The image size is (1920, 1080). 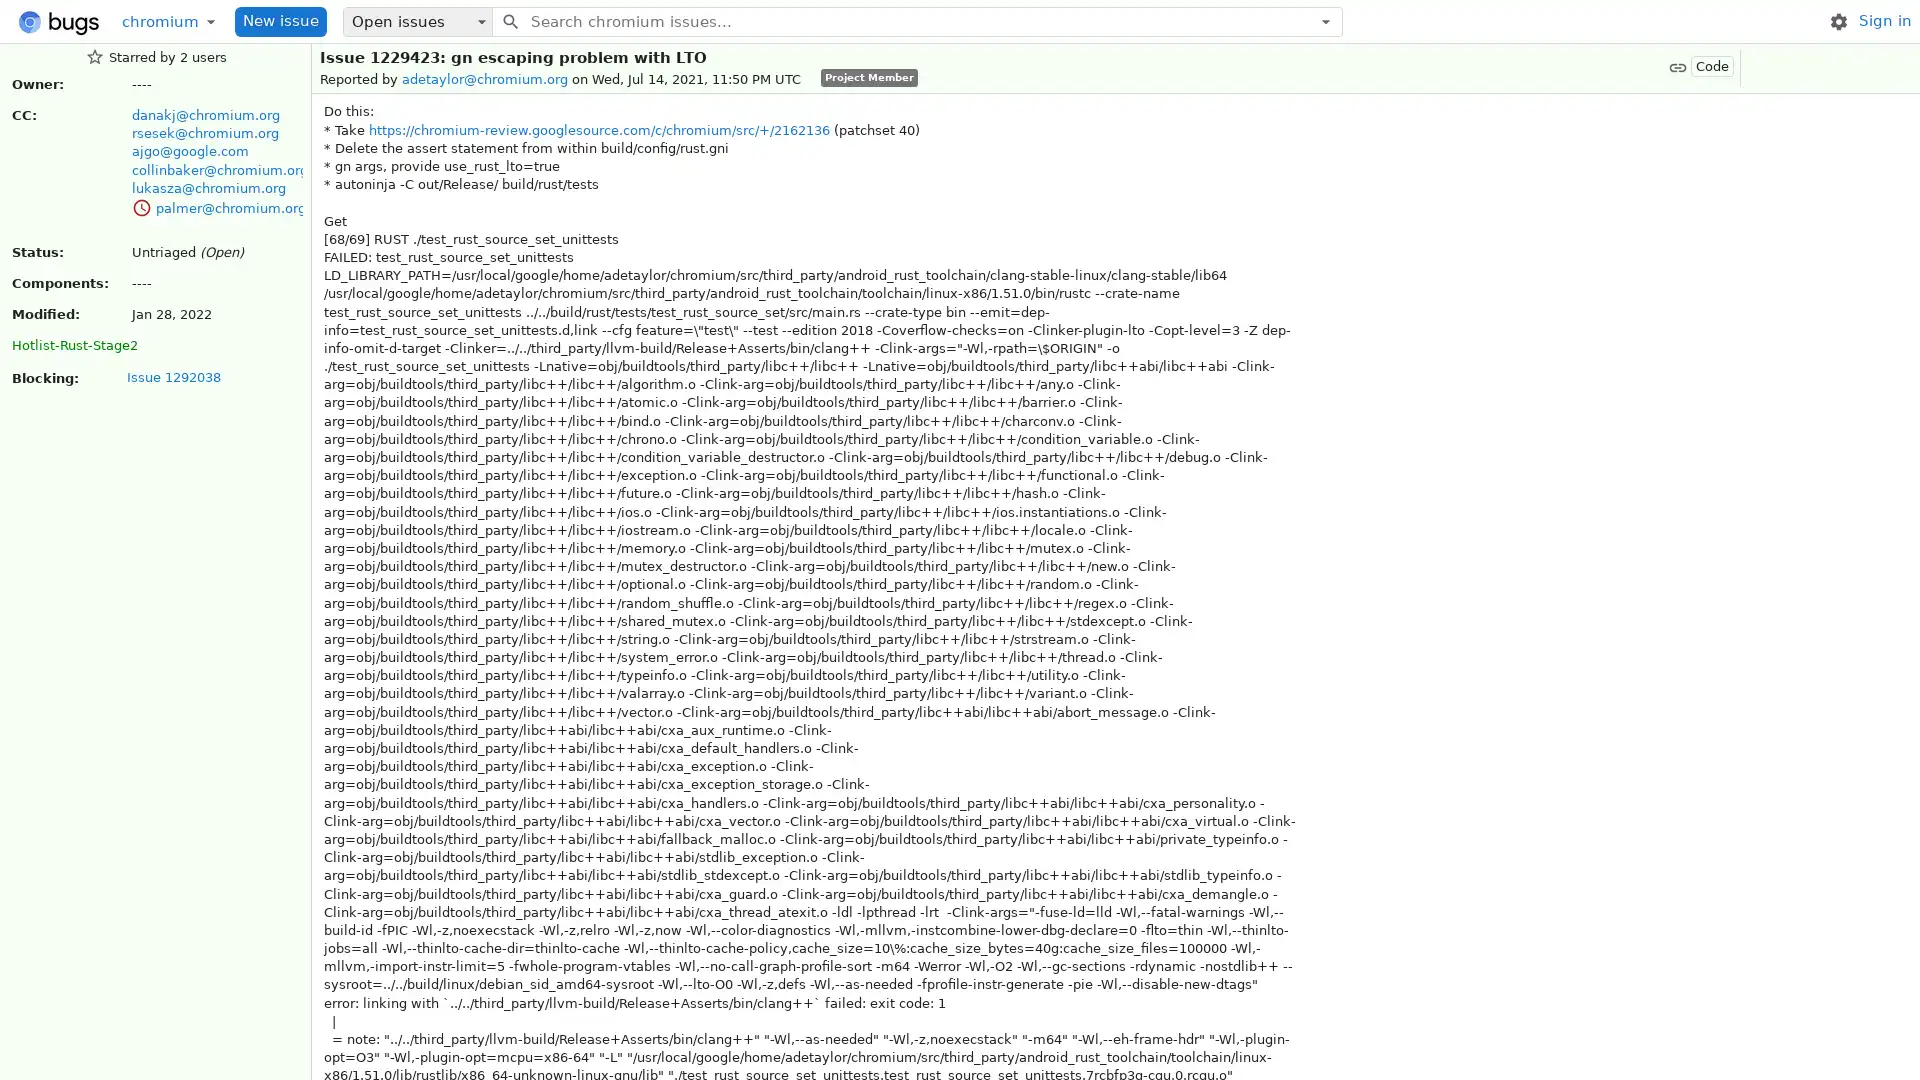 What do you see at coordinates (509, 20) in the screenshot?
I see `search` at bounding box center [509, 20].